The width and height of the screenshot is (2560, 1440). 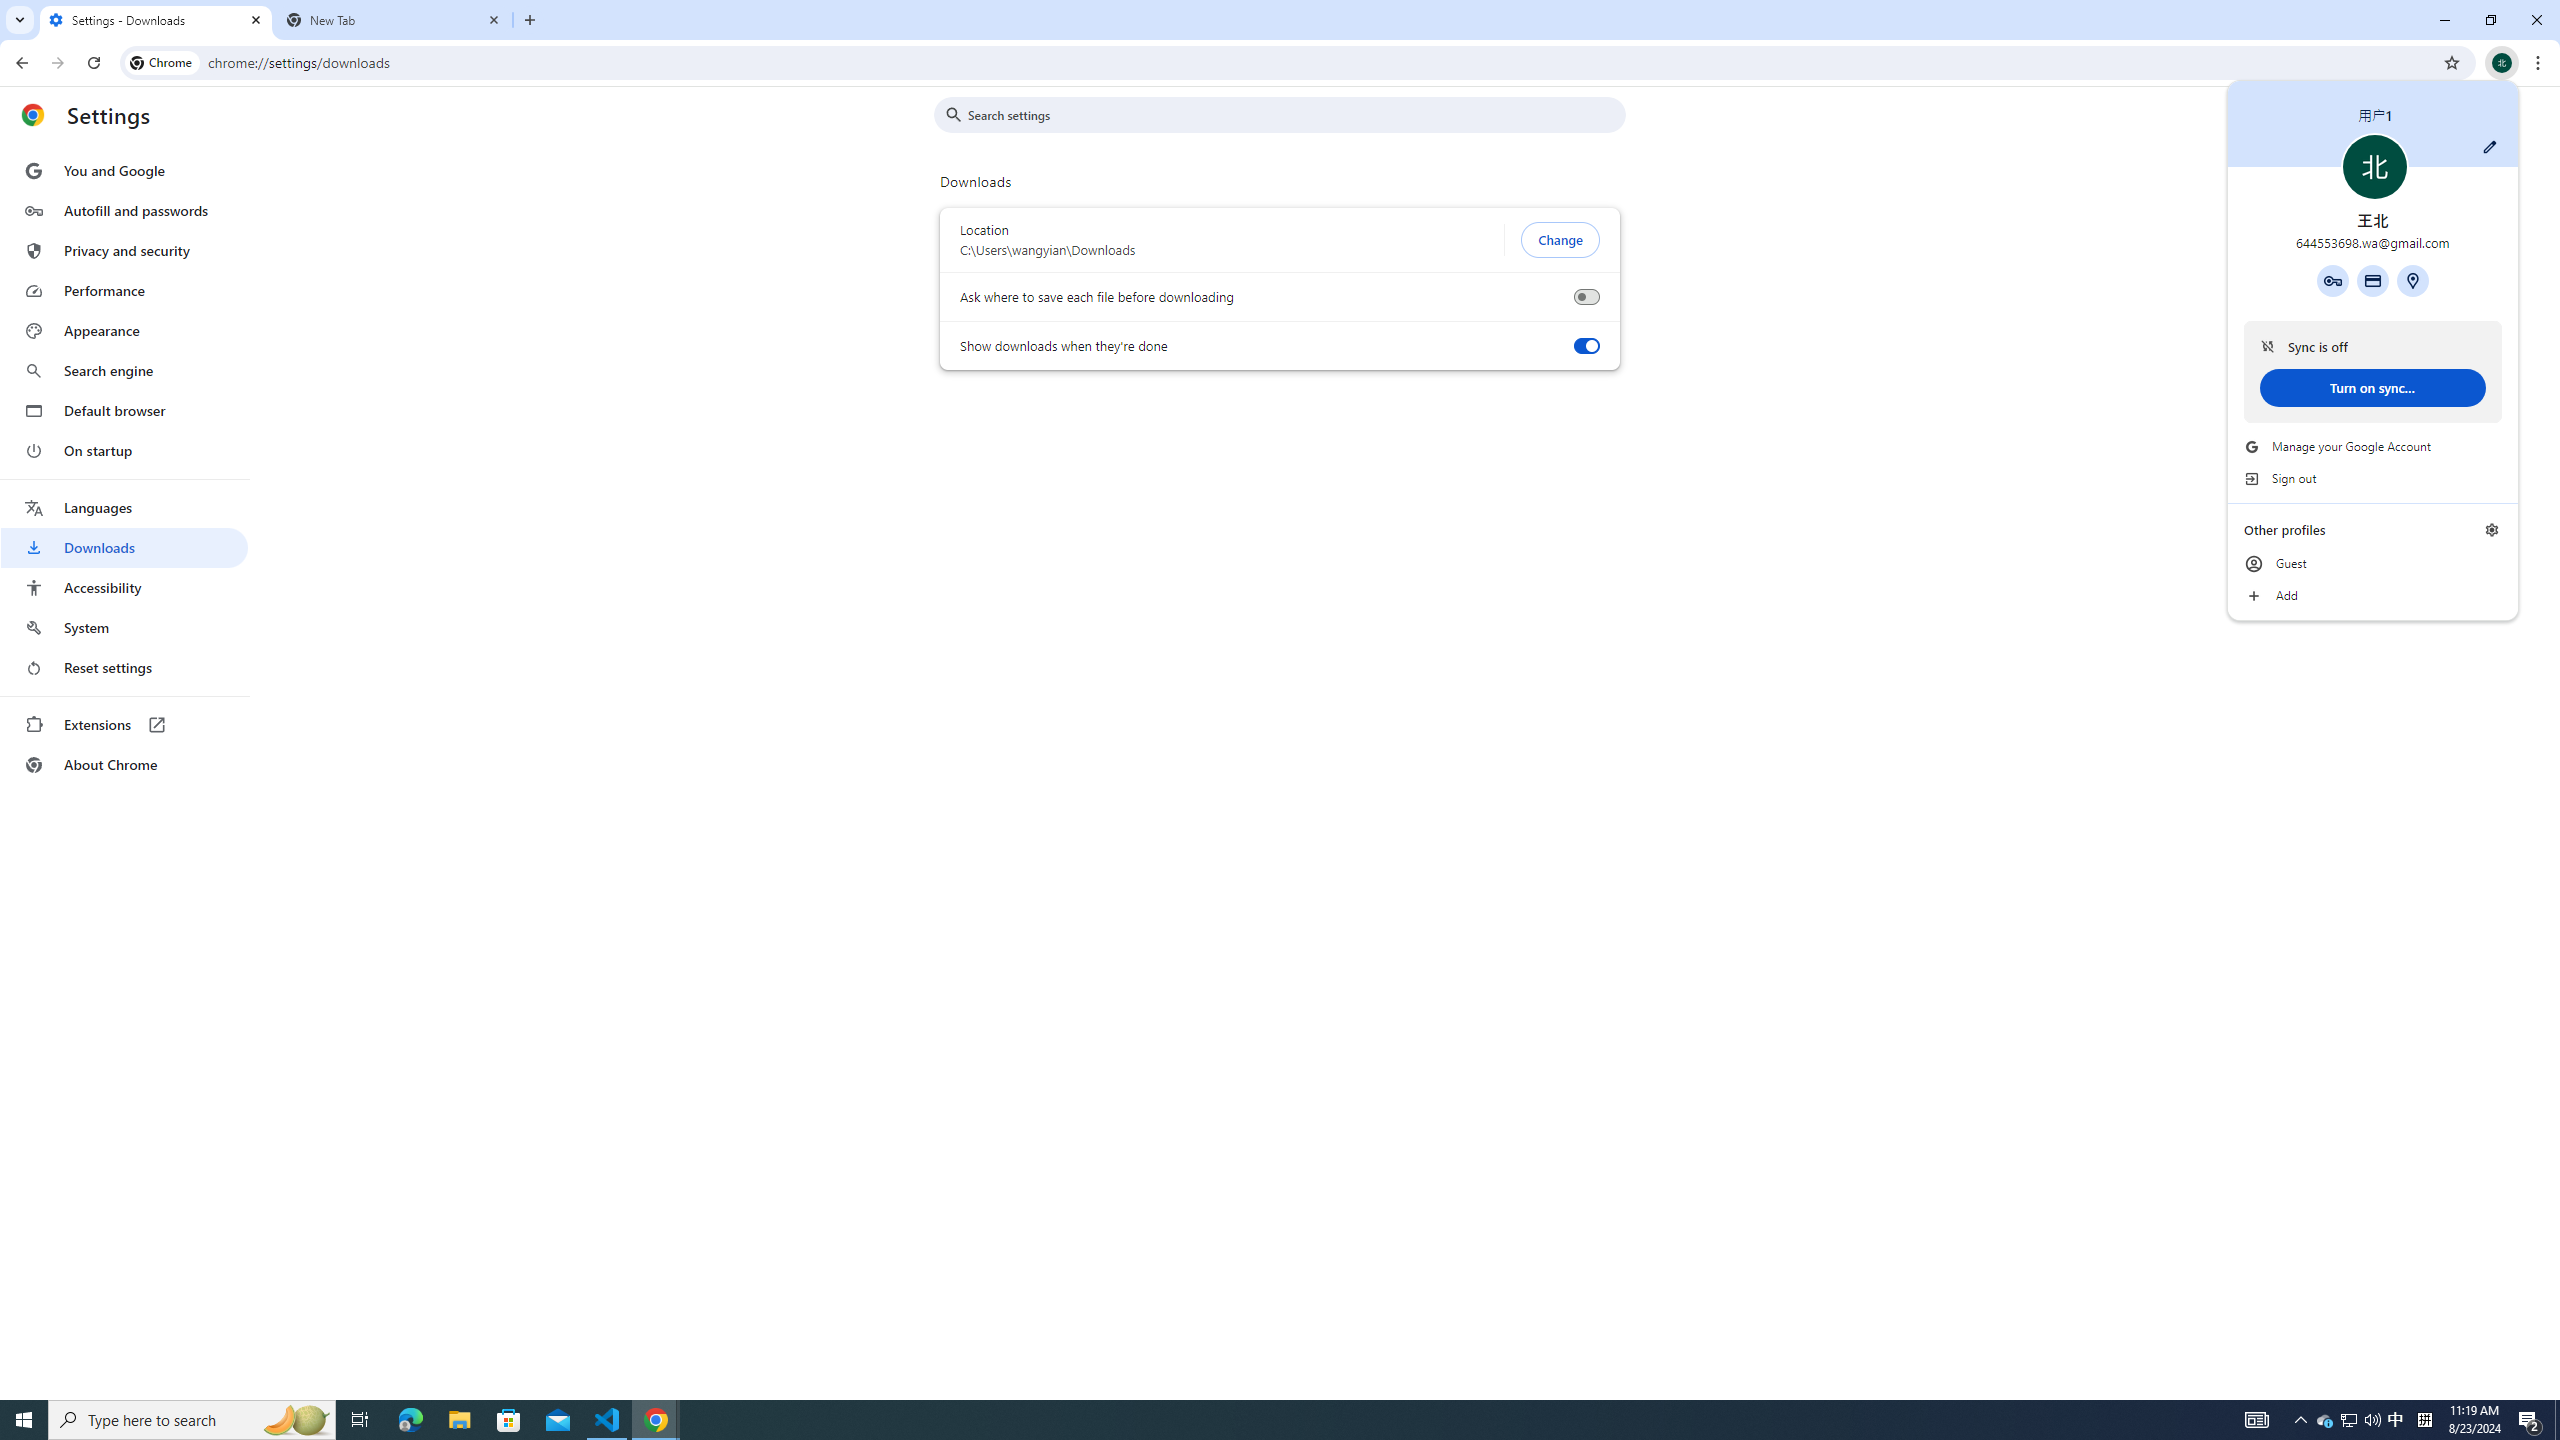 I want to click on 'Visual Studio Code - 1 running window', so click(x=607, y=1418).